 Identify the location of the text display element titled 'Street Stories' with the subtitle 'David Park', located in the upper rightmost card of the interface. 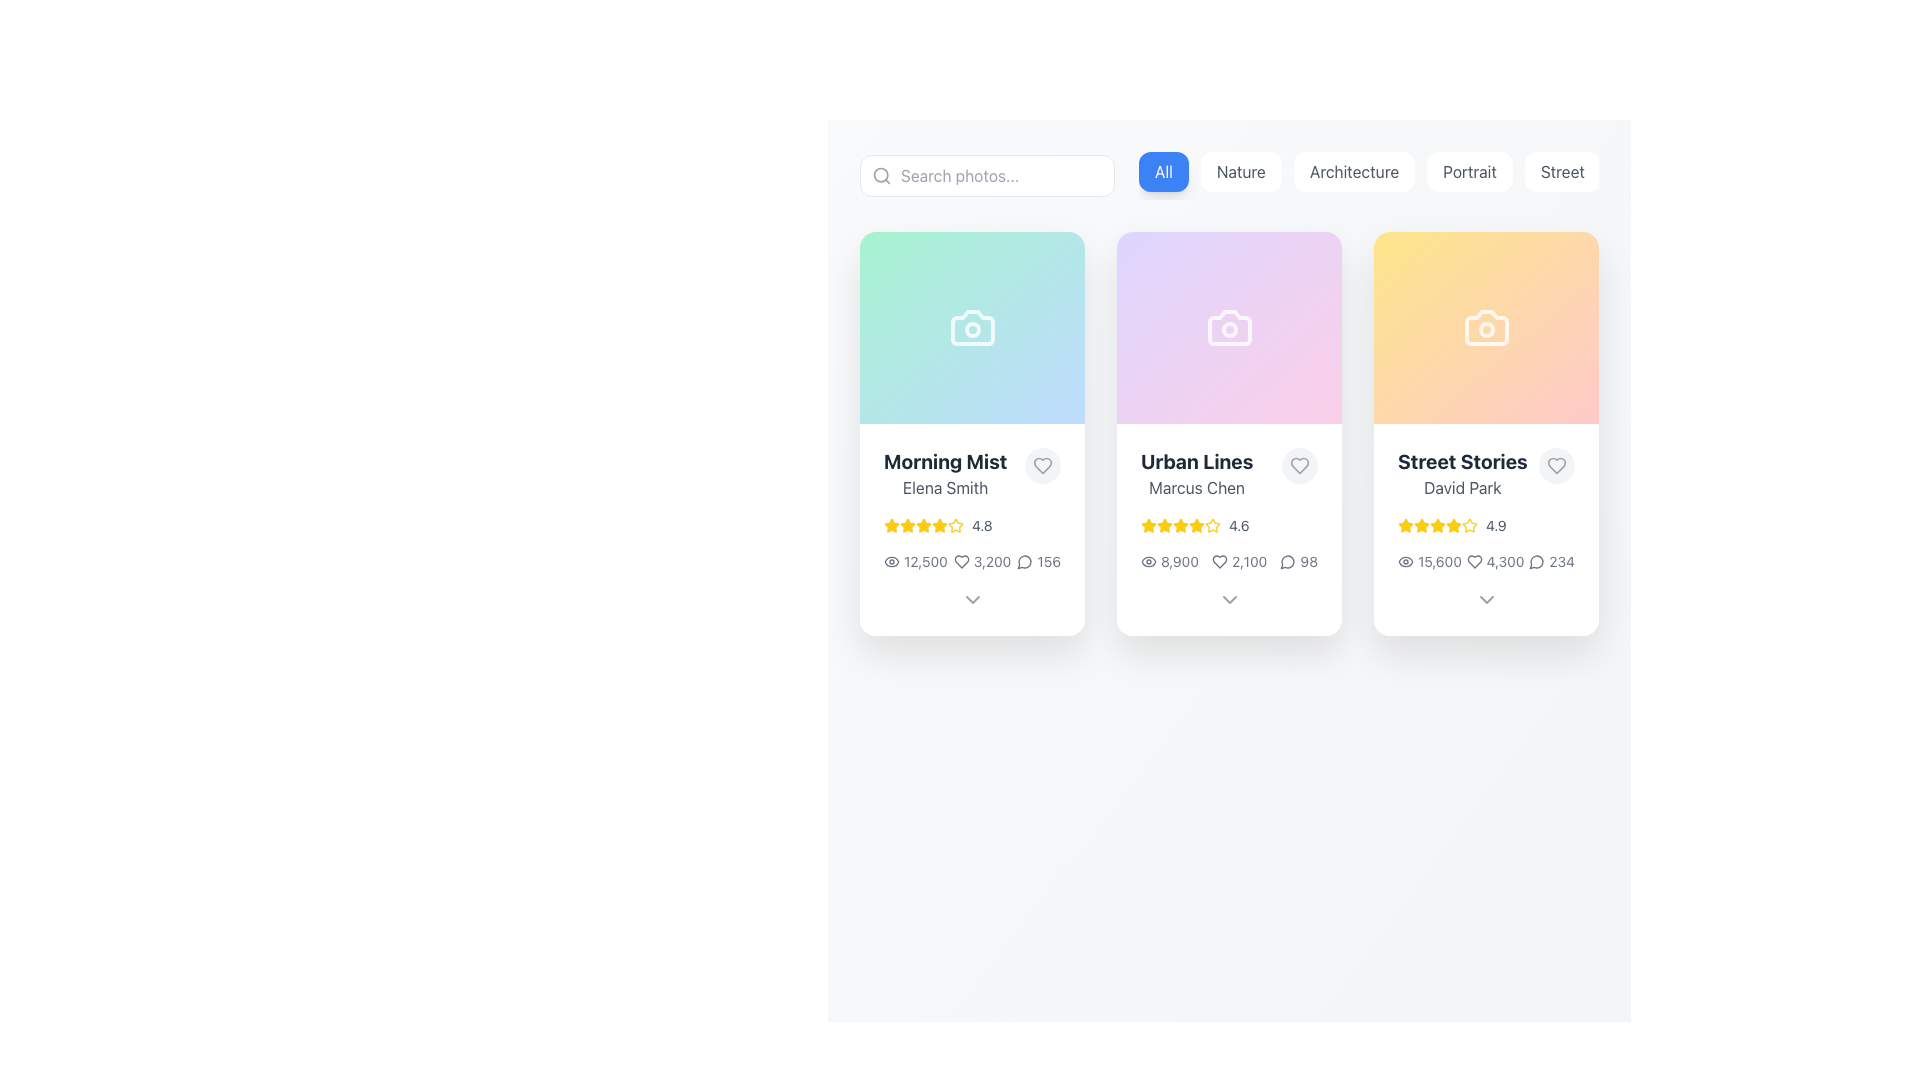
(1486, 474).